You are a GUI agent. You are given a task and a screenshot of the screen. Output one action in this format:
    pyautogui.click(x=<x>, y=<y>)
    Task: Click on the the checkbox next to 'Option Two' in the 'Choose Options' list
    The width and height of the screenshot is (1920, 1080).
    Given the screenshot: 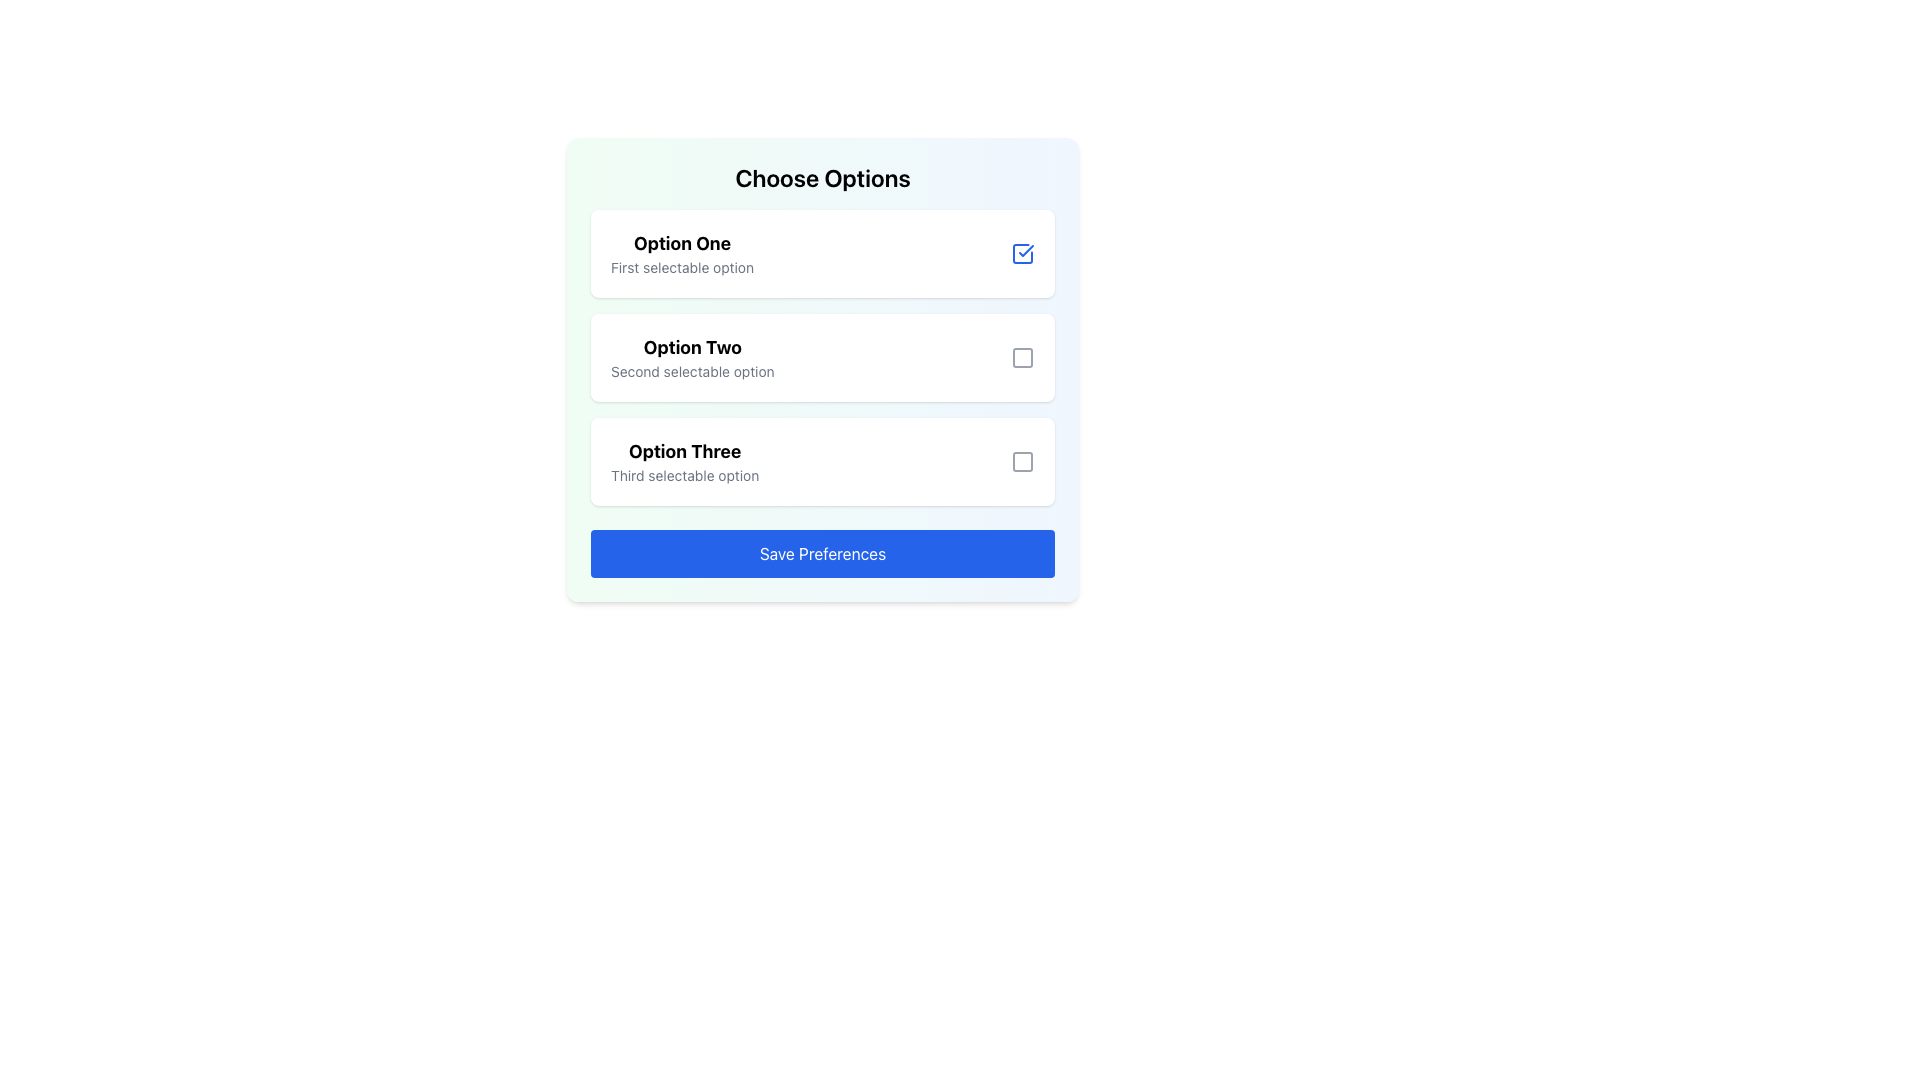 What is the action you would take?
    pyautogui.click(x=822, y=370)
    